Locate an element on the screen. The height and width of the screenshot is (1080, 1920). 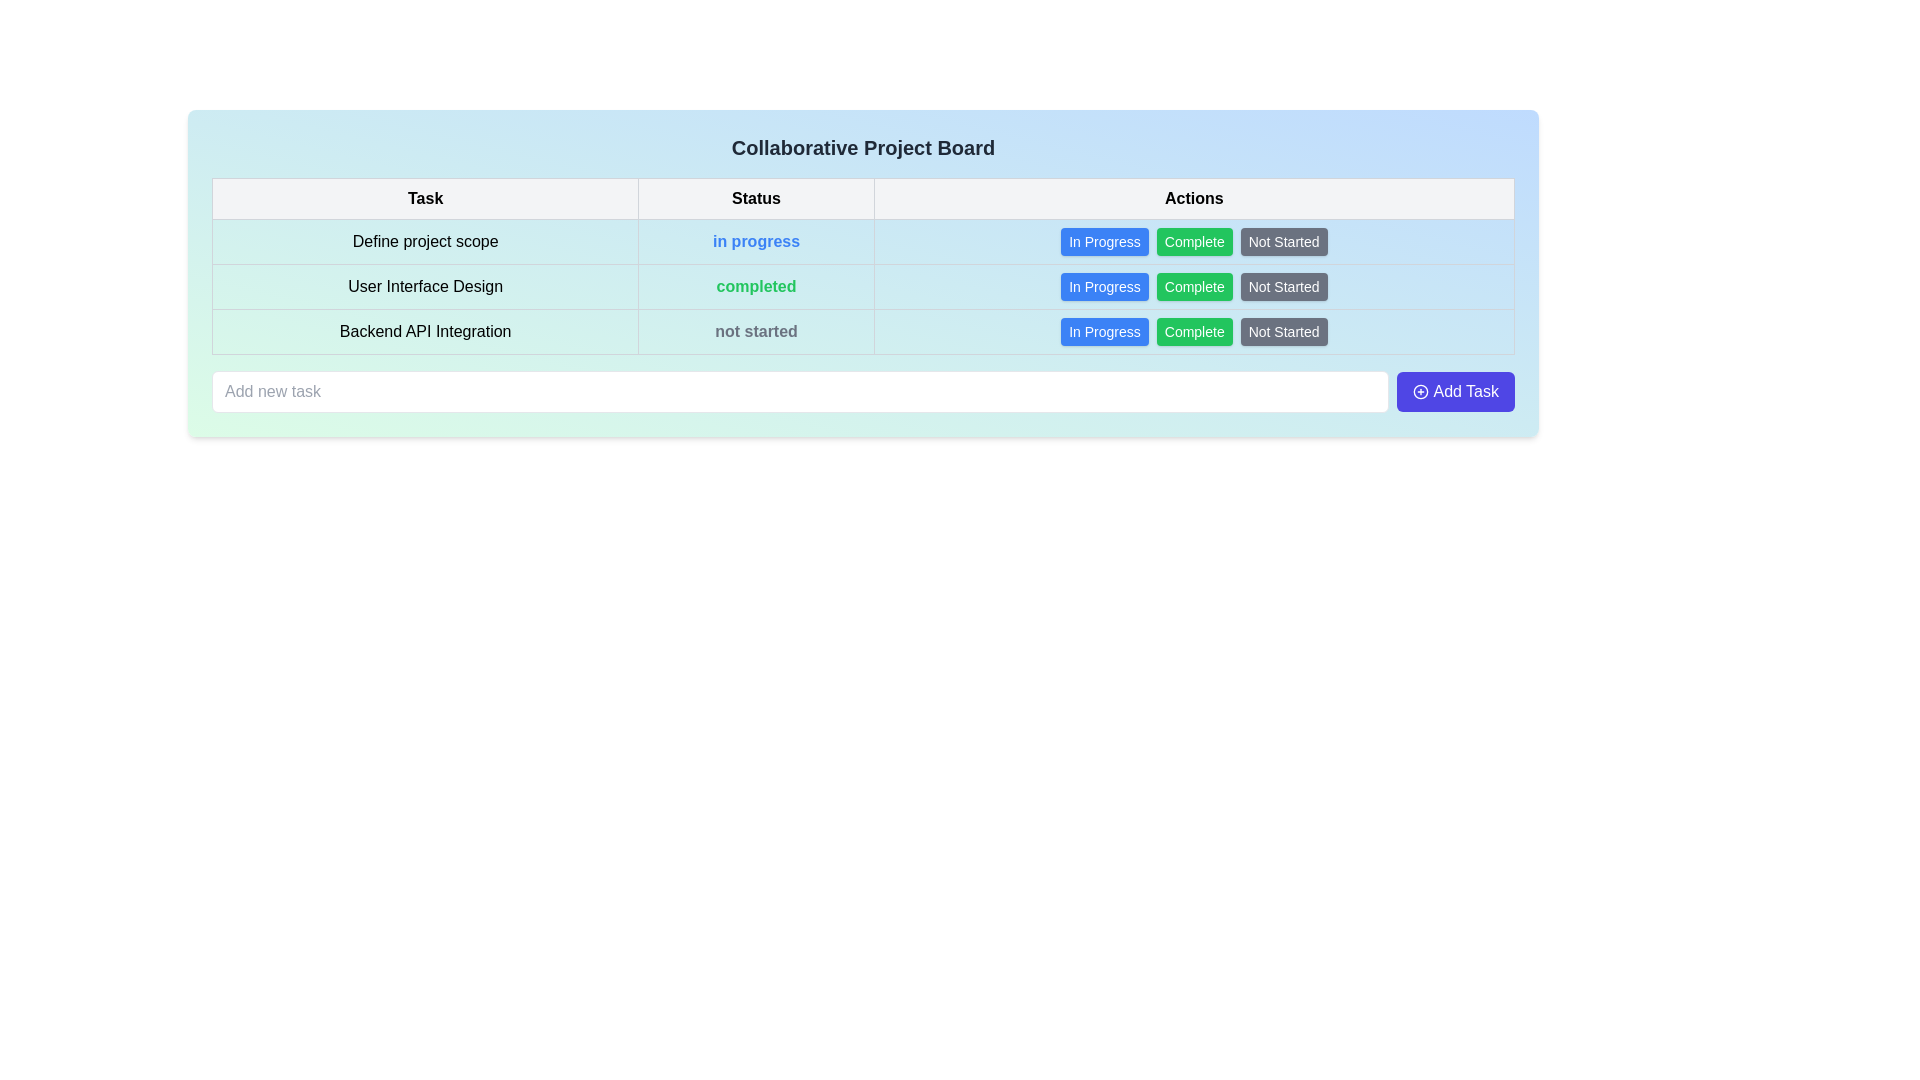
the third button under the 'Actions' column in the task status table to set the task status to 'Not Started' is located at coordinates (1284, 286).